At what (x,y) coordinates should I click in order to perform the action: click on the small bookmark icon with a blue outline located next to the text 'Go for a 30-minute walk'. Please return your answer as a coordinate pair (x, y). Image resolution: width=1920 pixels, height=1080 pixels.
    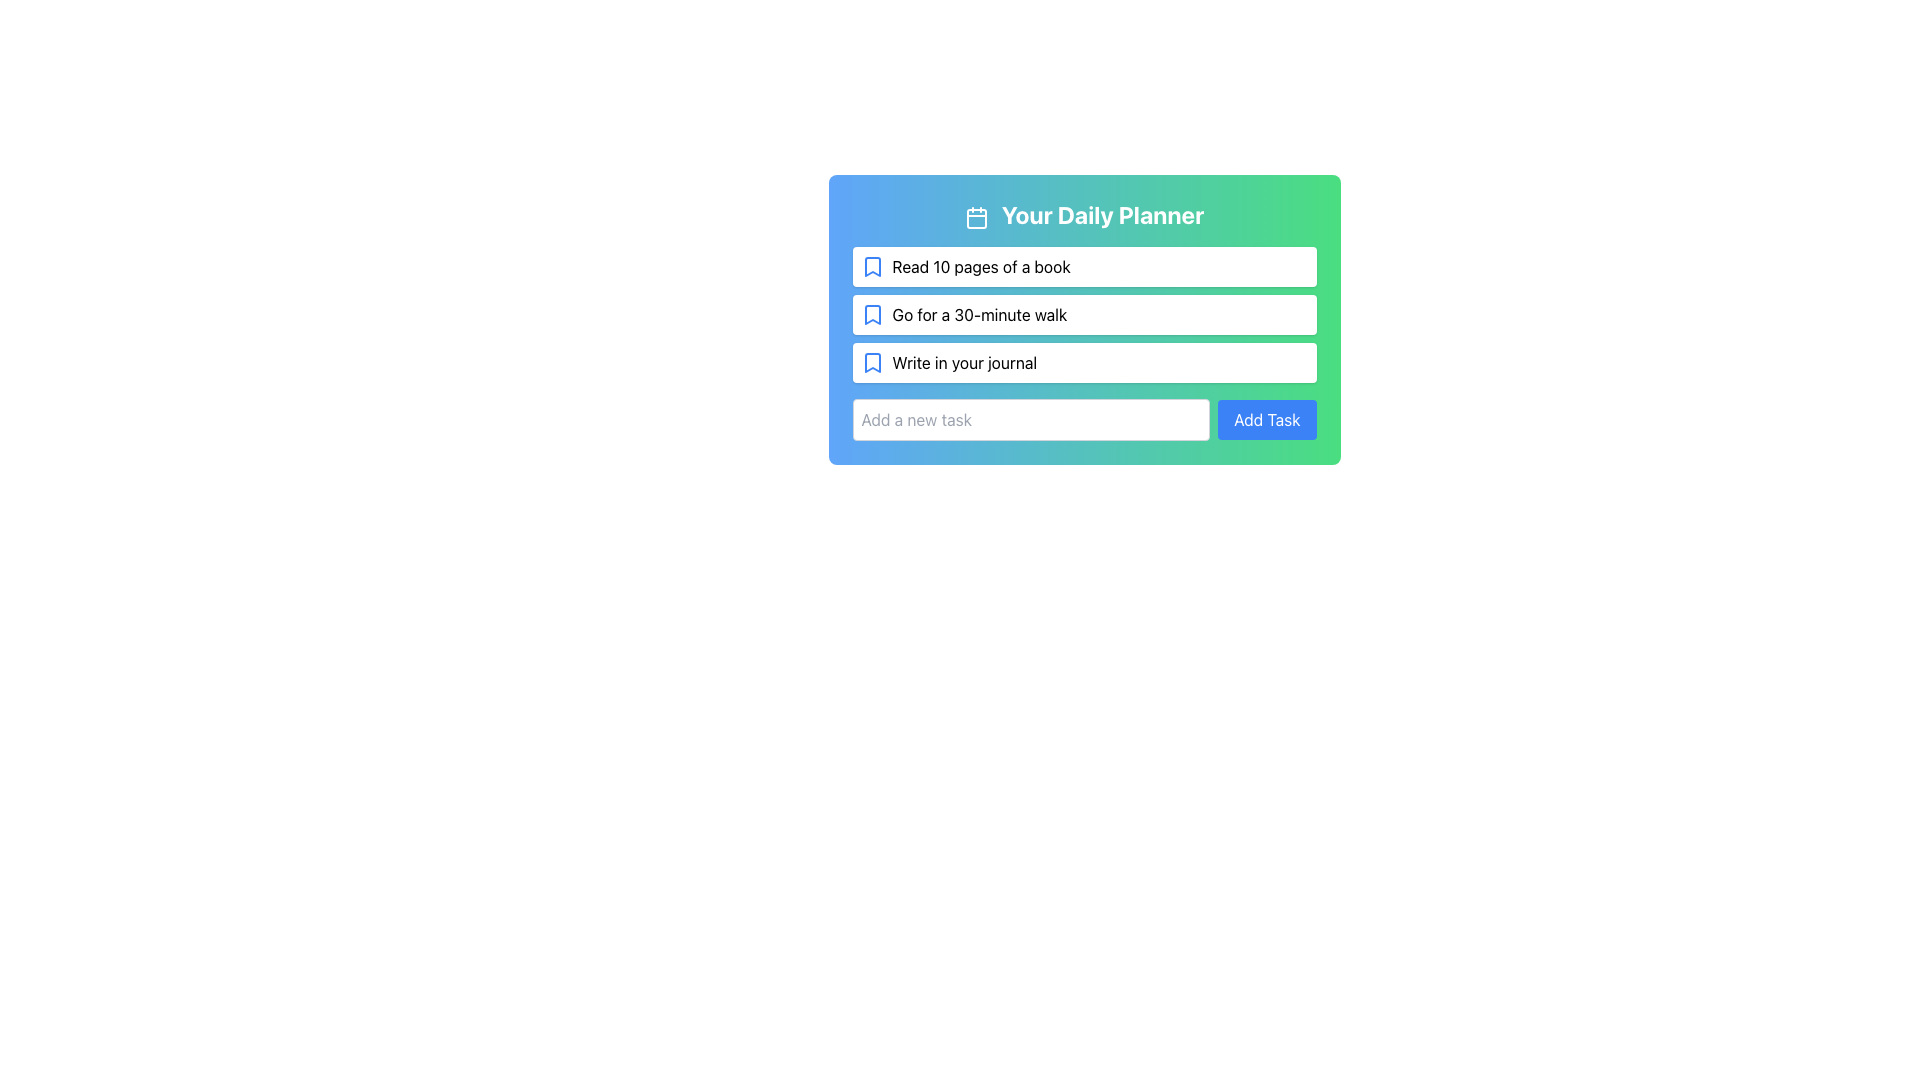
    Looking at the image, I should click on (872, 315).